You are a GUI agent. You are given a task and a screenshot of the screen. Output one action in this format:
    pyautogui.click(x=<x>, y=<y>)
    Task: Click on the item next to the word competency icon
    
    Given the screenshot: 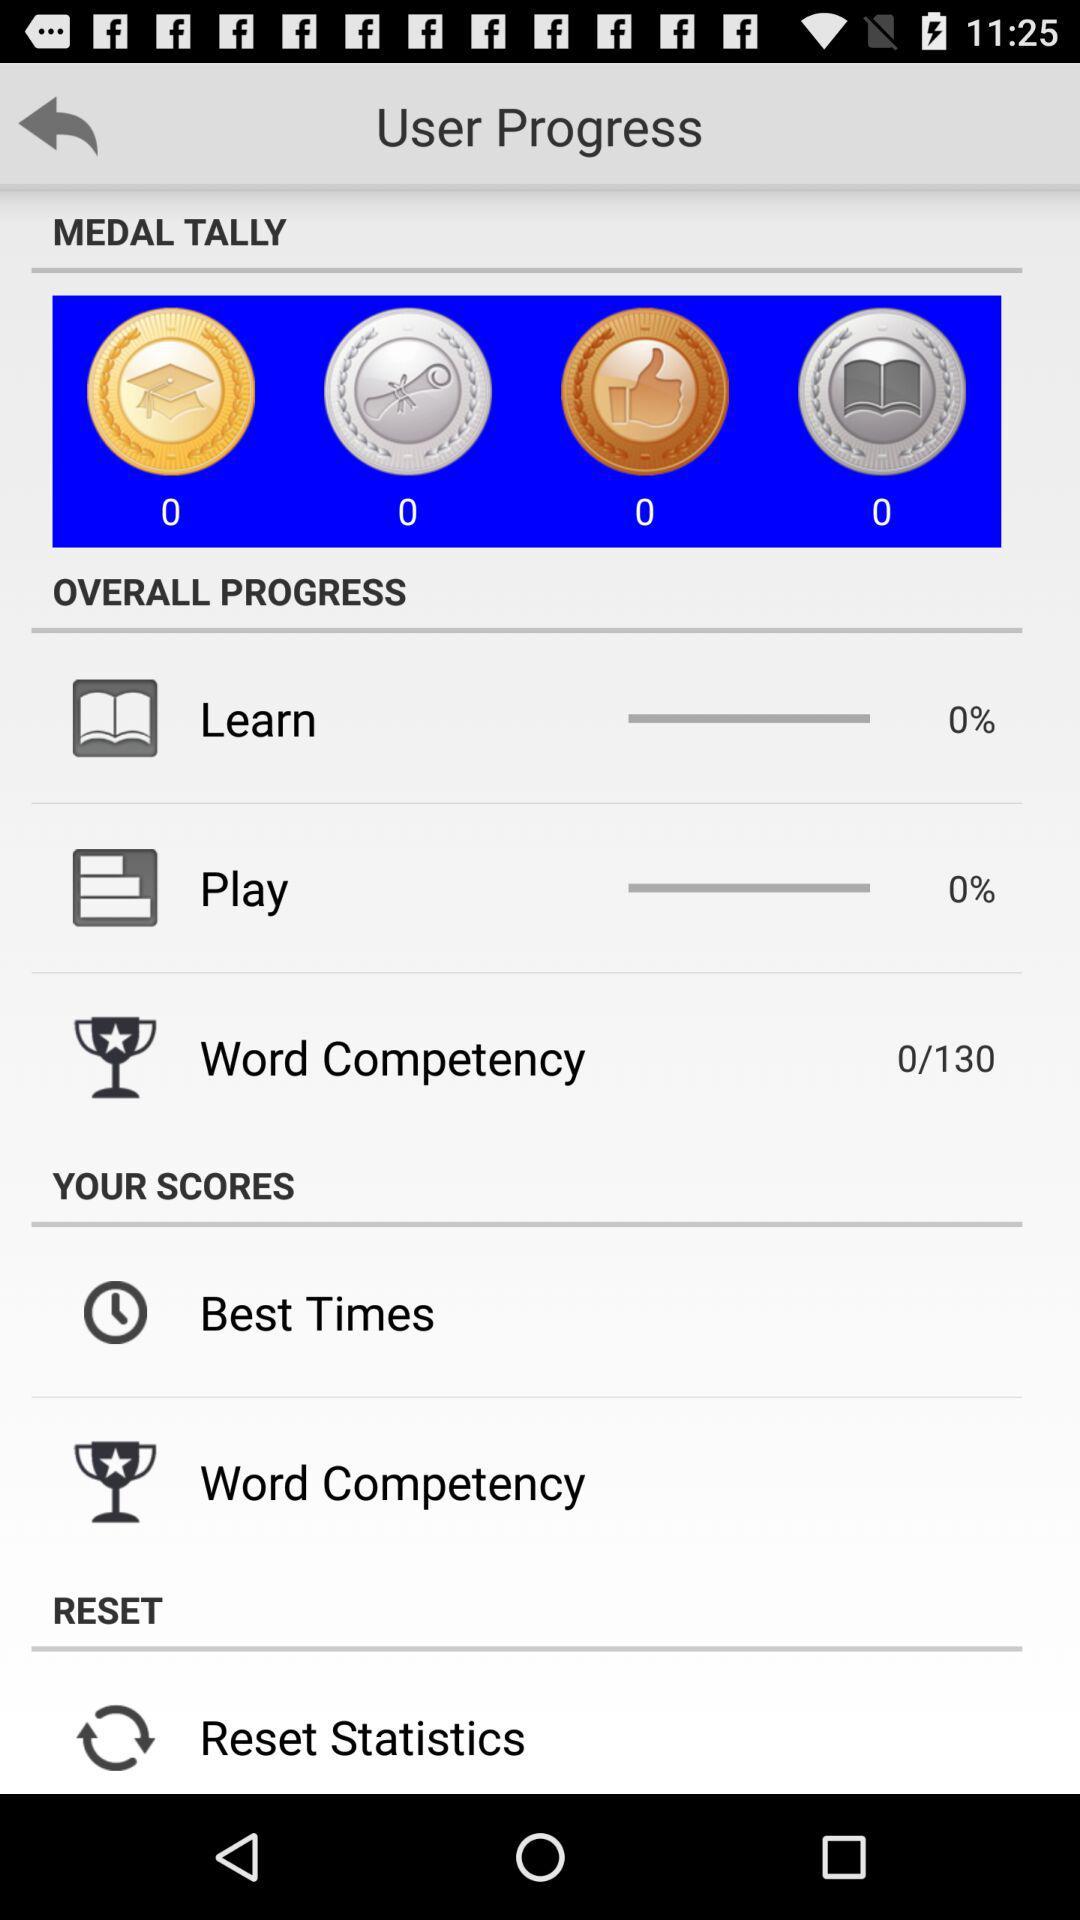 What is the action you would take?
    pyautogui.click(x=917, y=1056)
    